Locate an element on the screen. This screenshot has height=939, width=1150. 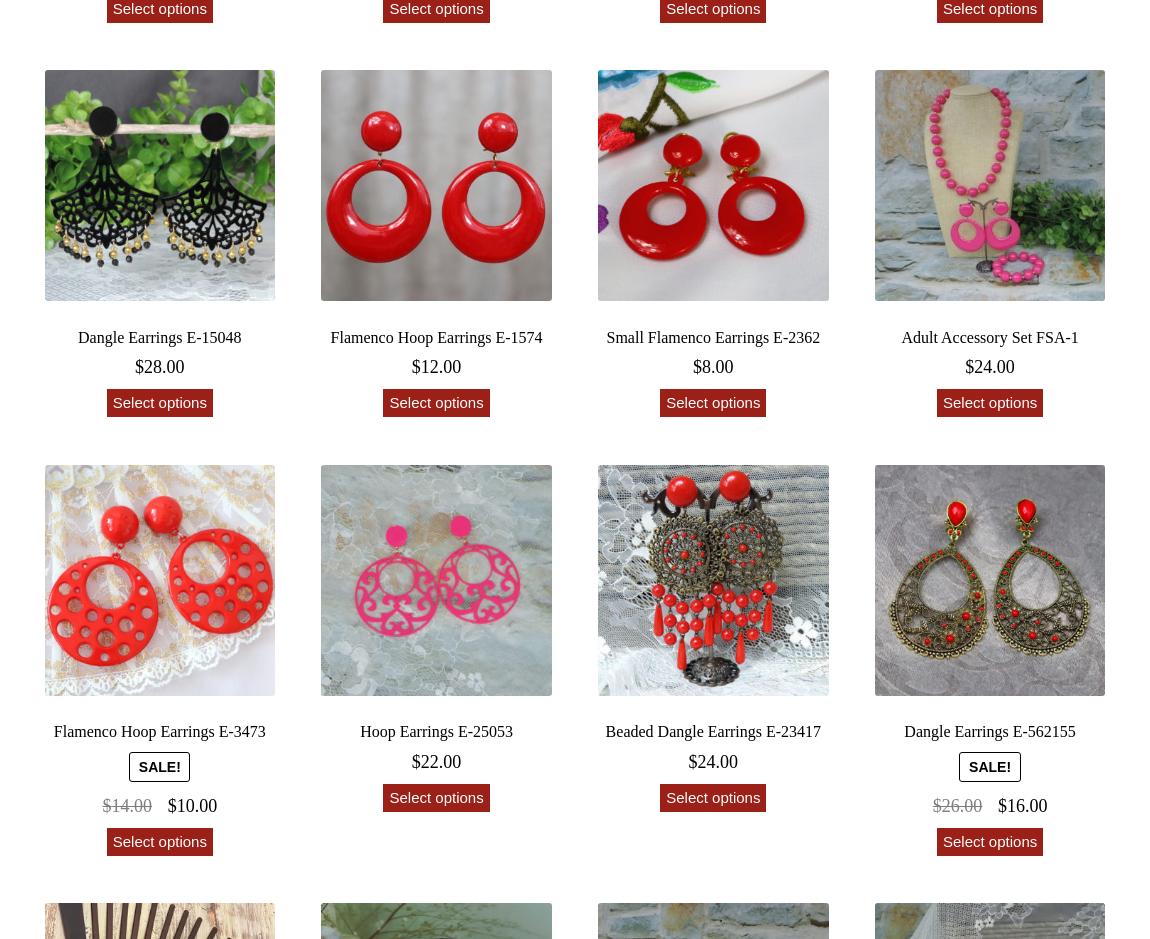
'Small Flamenco Earrings E-2362' is located at coordinates (712, 335).